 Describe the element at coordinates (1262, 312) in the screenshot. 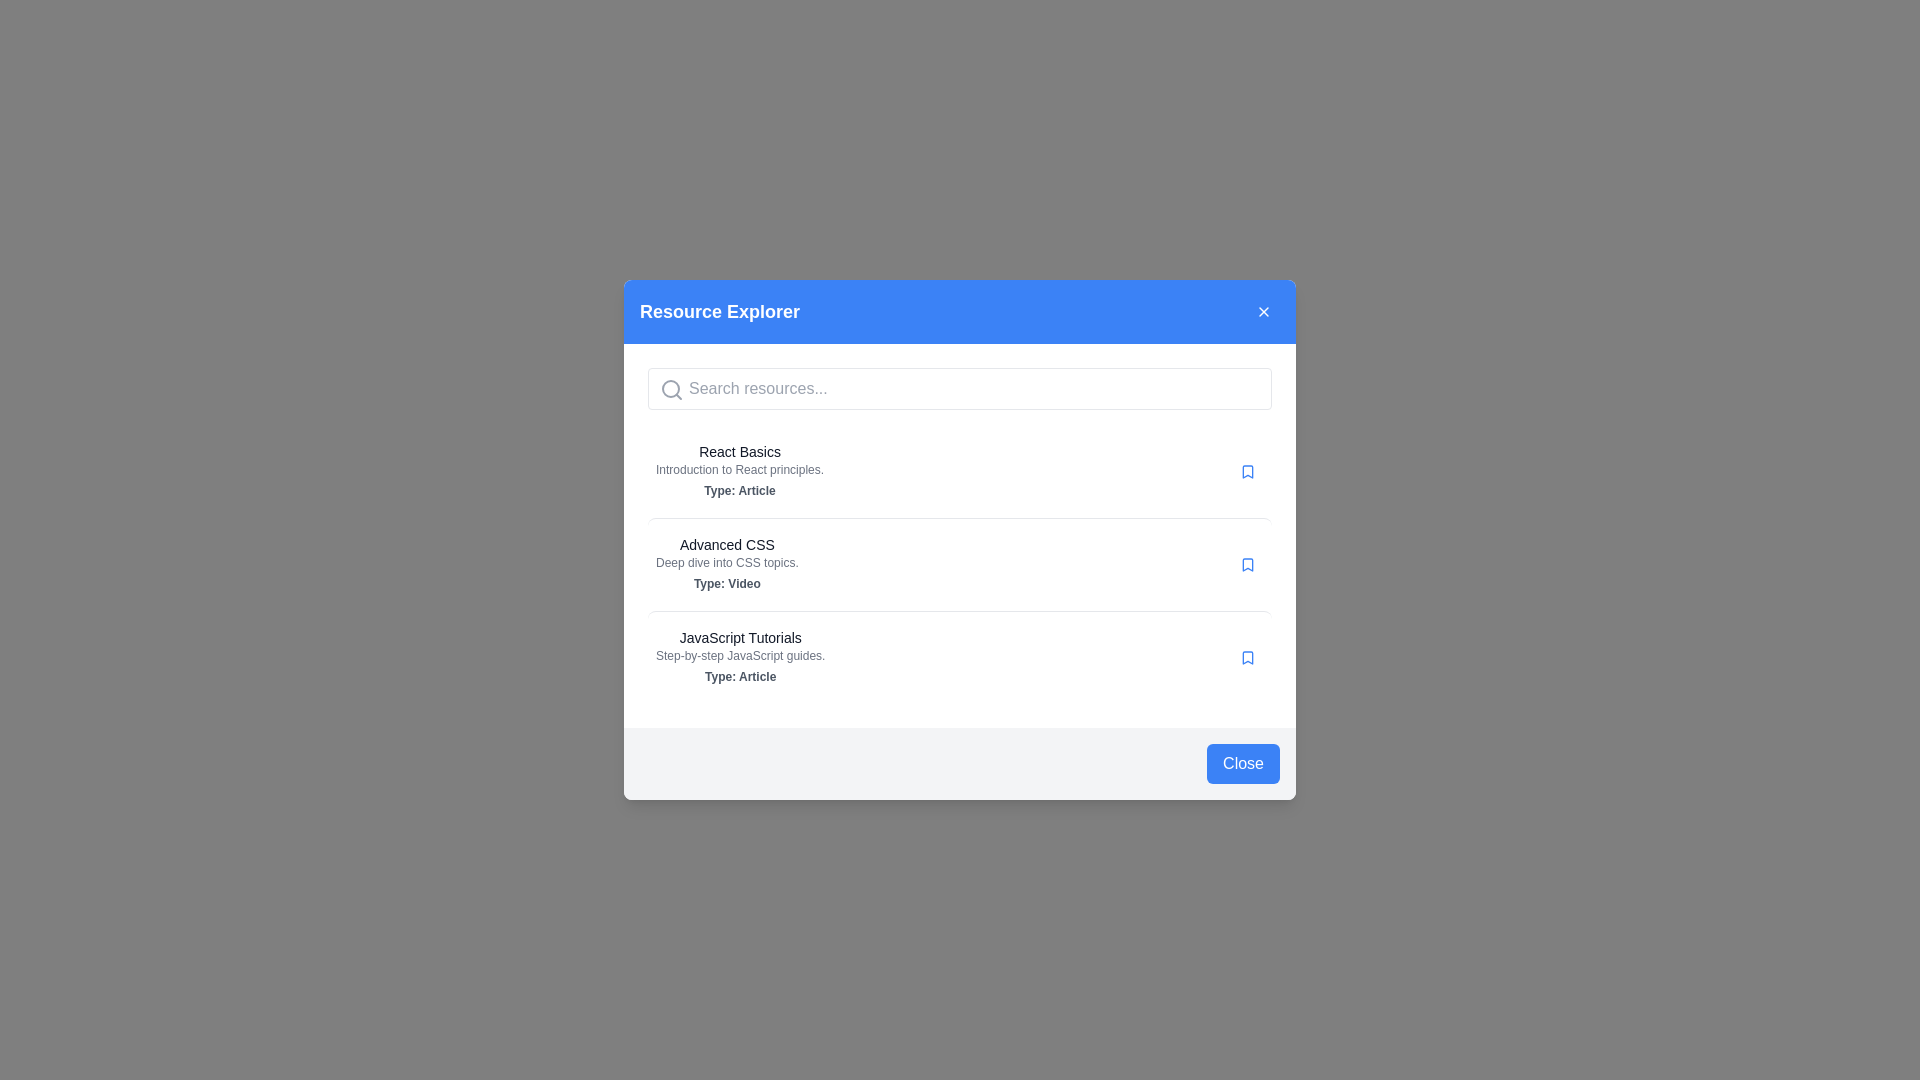

I see `the close button located at the top-right corner of the 'Resource Explorer' modal` at that location.